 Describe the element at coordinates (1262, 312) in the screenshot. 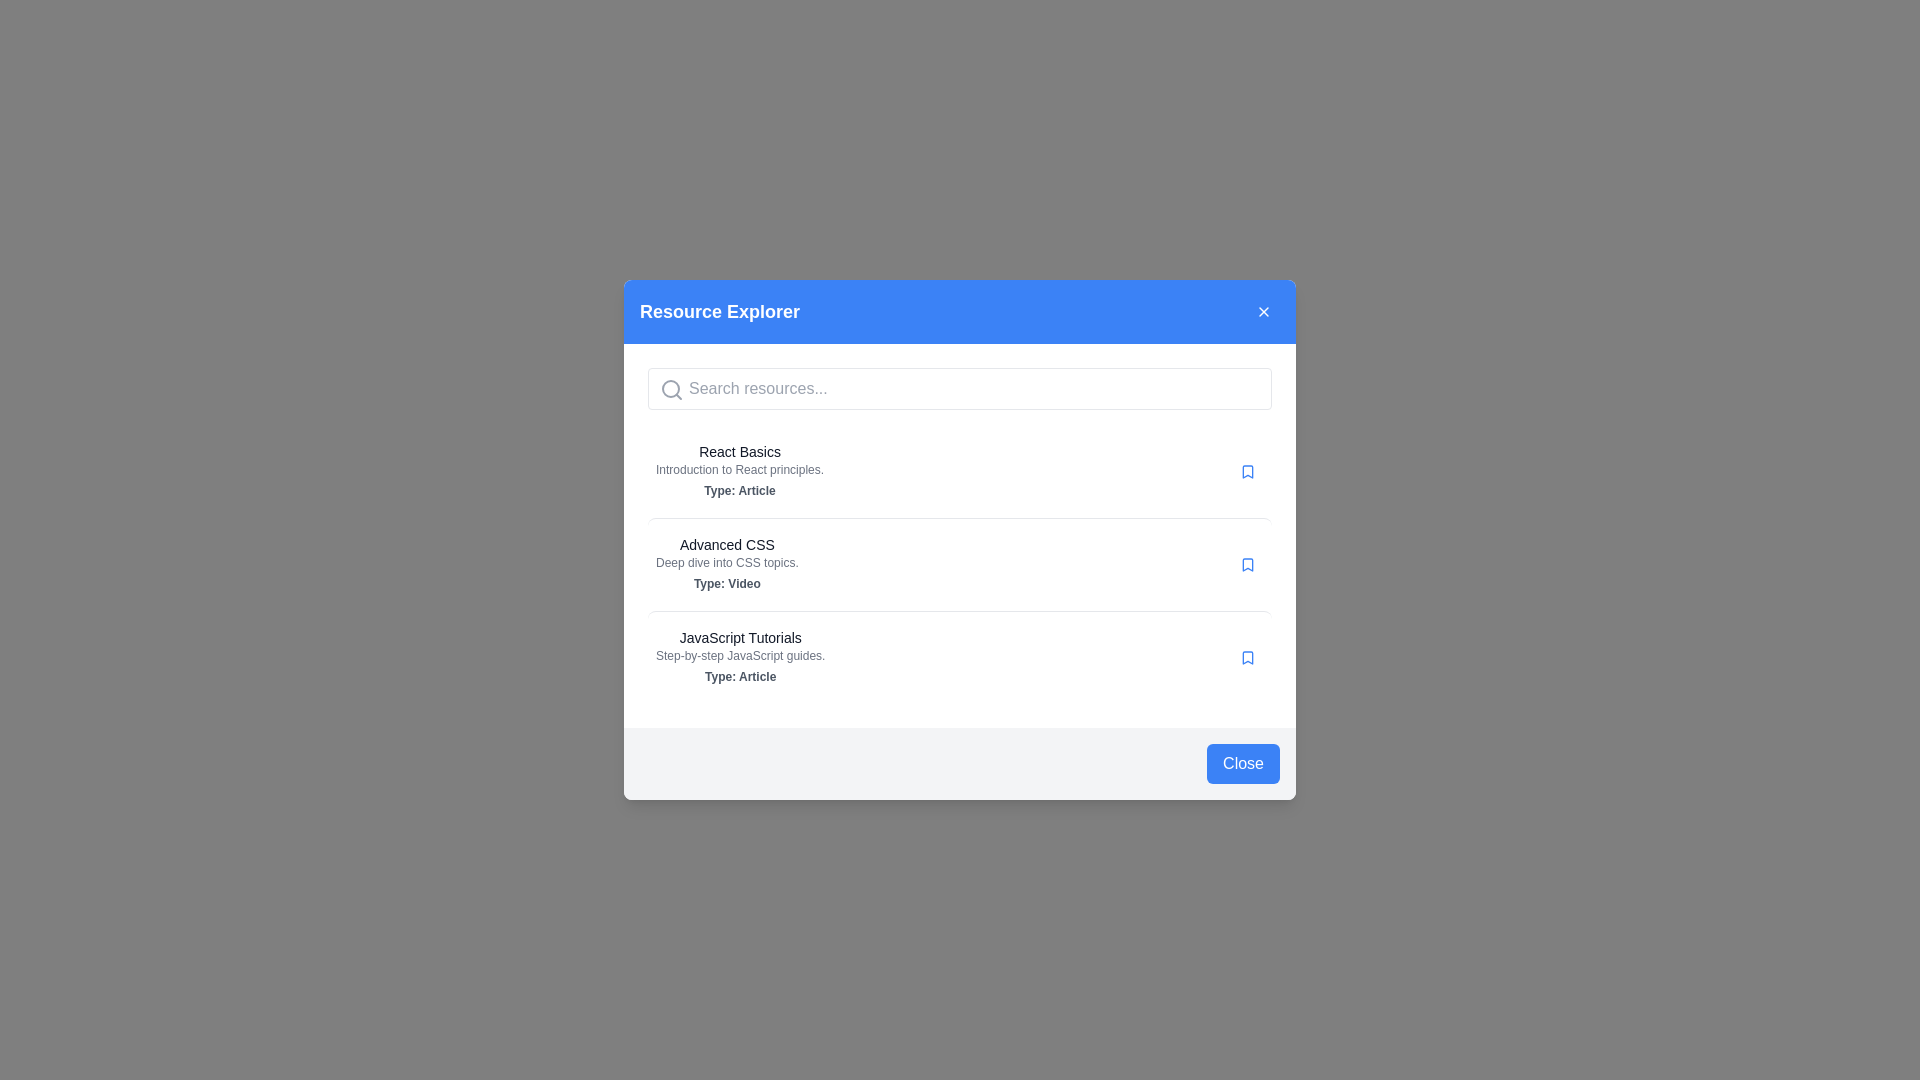

I see `the close button located at the top-right corner of the 'Resource Explorer' modal` at that location.